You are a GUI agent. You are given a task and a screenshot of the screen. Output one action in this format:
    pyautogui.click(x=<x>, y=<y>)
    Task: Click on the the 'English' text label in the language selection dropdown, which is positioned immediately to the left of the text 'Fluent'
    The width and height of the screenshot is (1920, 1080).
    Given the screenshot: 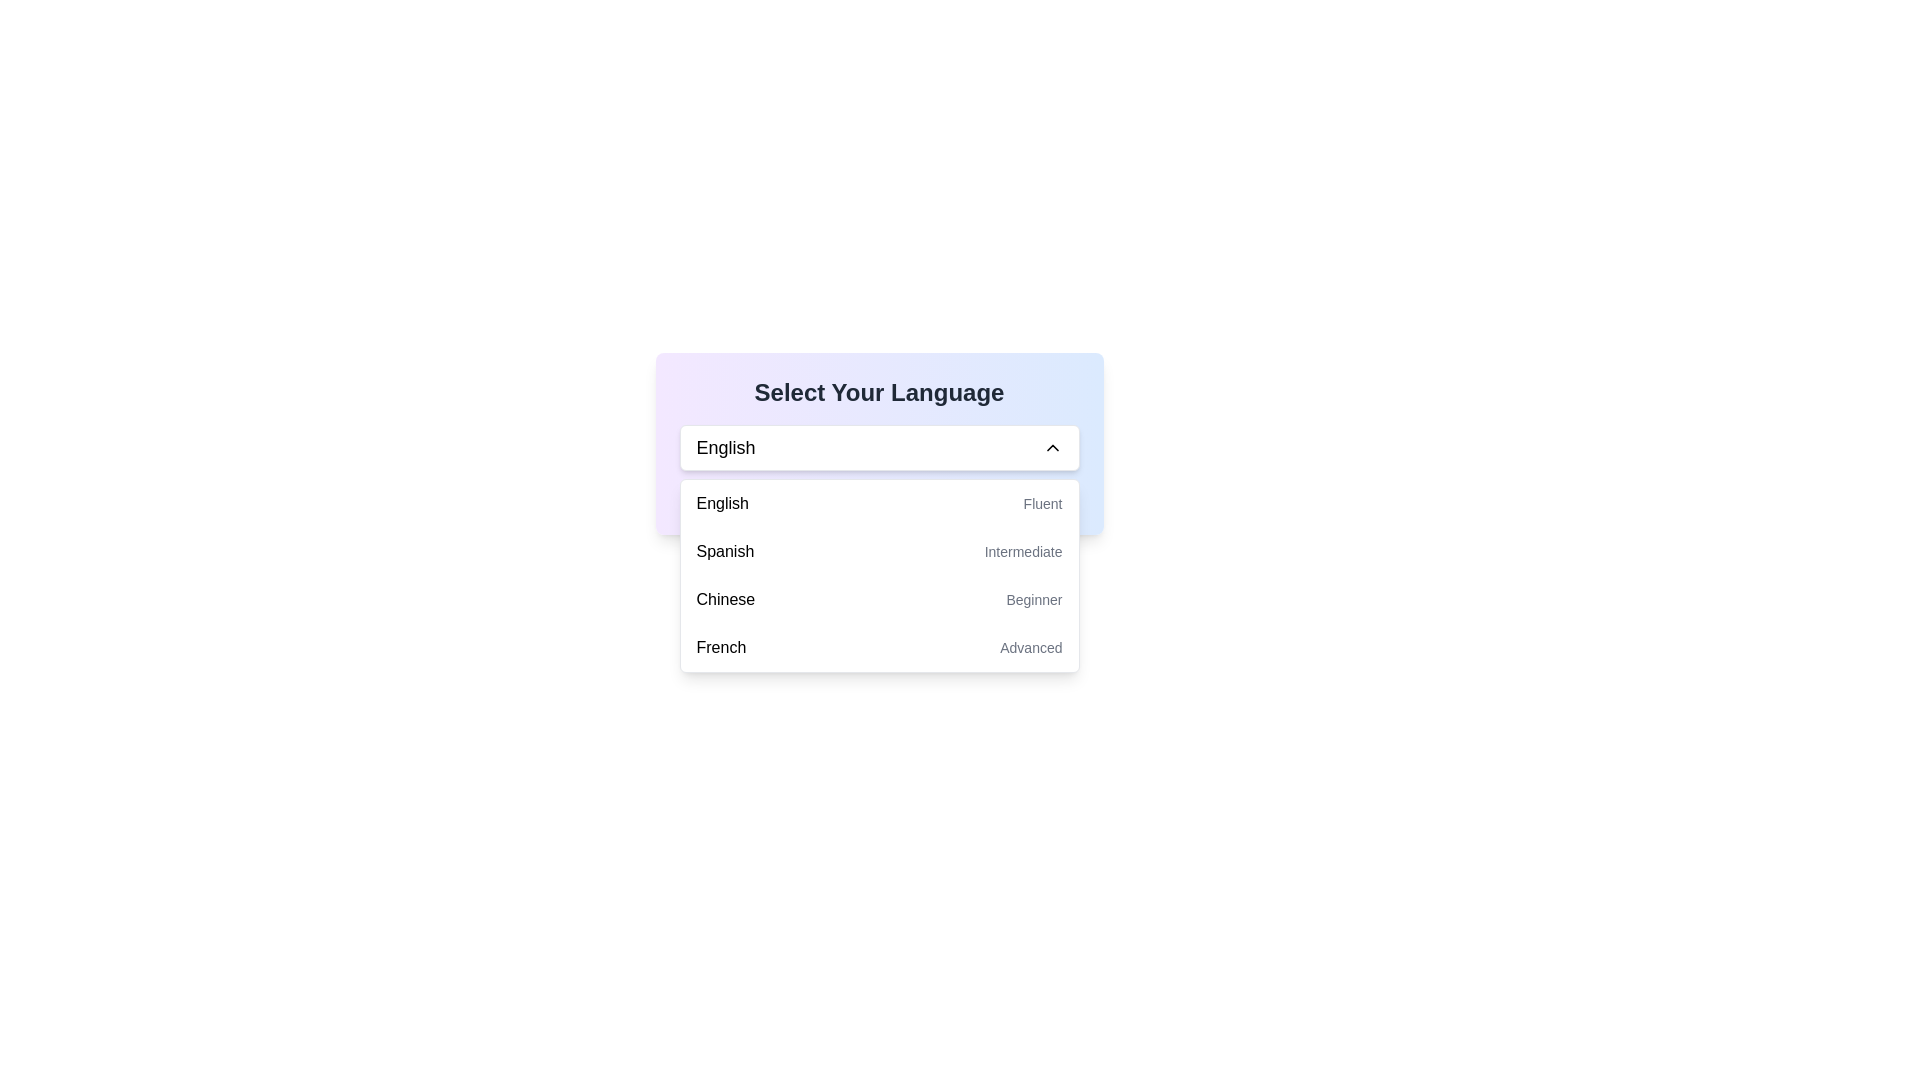 What is the action you would take?
    pyautogui.click(x=721, y=503)
    